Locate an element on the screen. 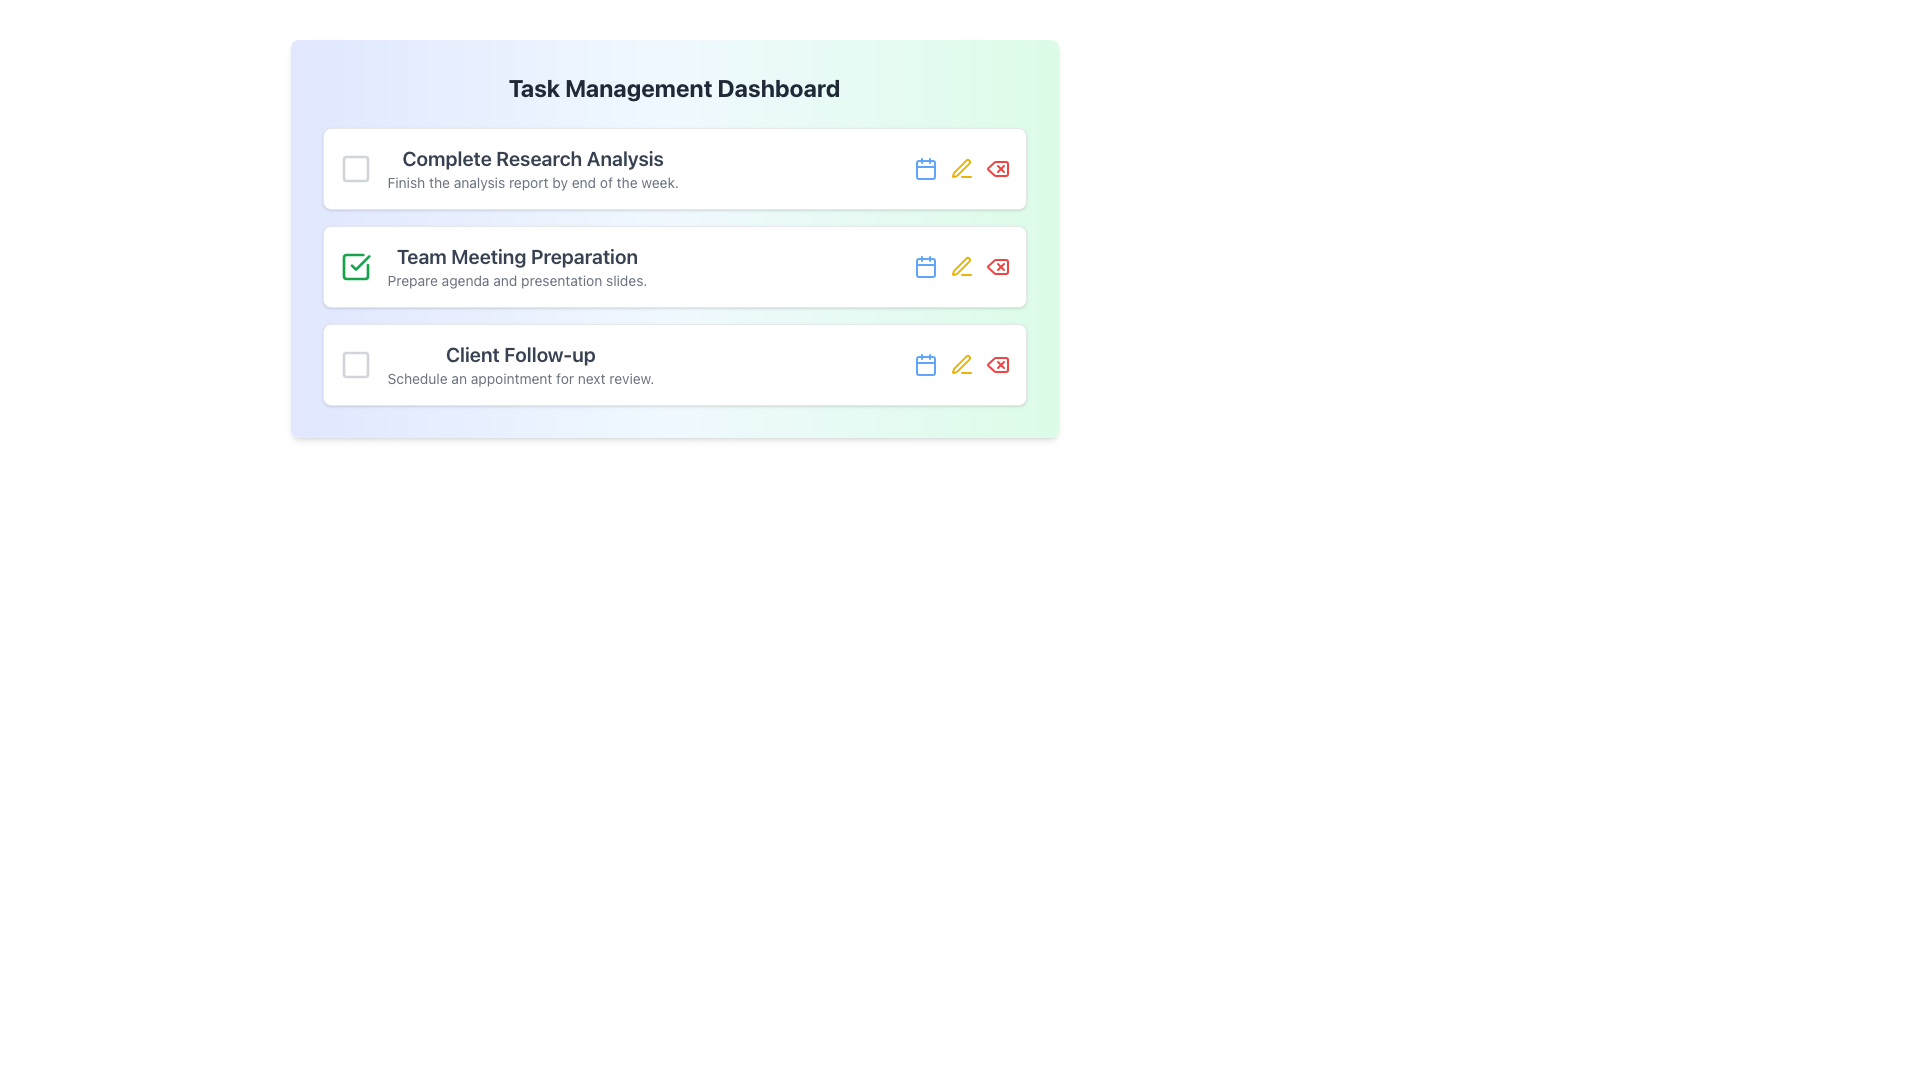 The width and height of the screenshot is (1920, 1080). the status indicator icon for the incomplete task in the first row of the task list, located to the left of 'Complete Research Analysis' is located at coordinates (355, 168).